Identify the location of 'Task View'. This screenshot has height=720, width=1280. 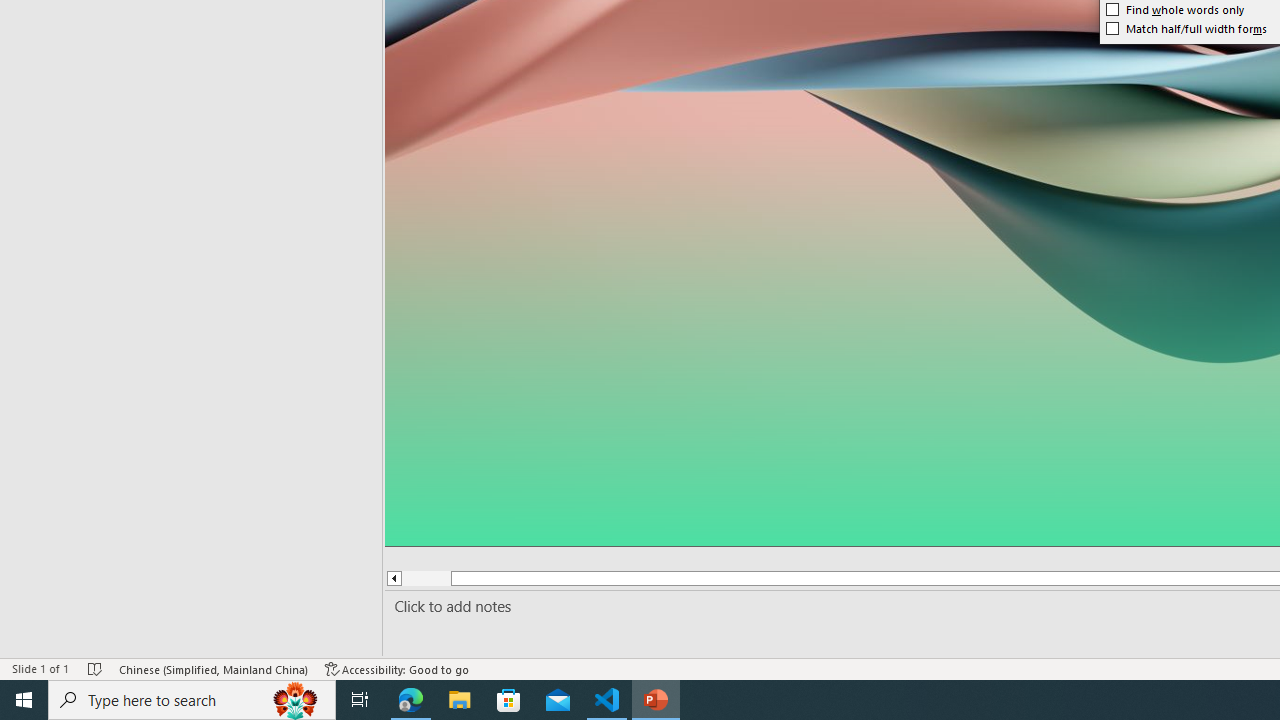
(359, 698).